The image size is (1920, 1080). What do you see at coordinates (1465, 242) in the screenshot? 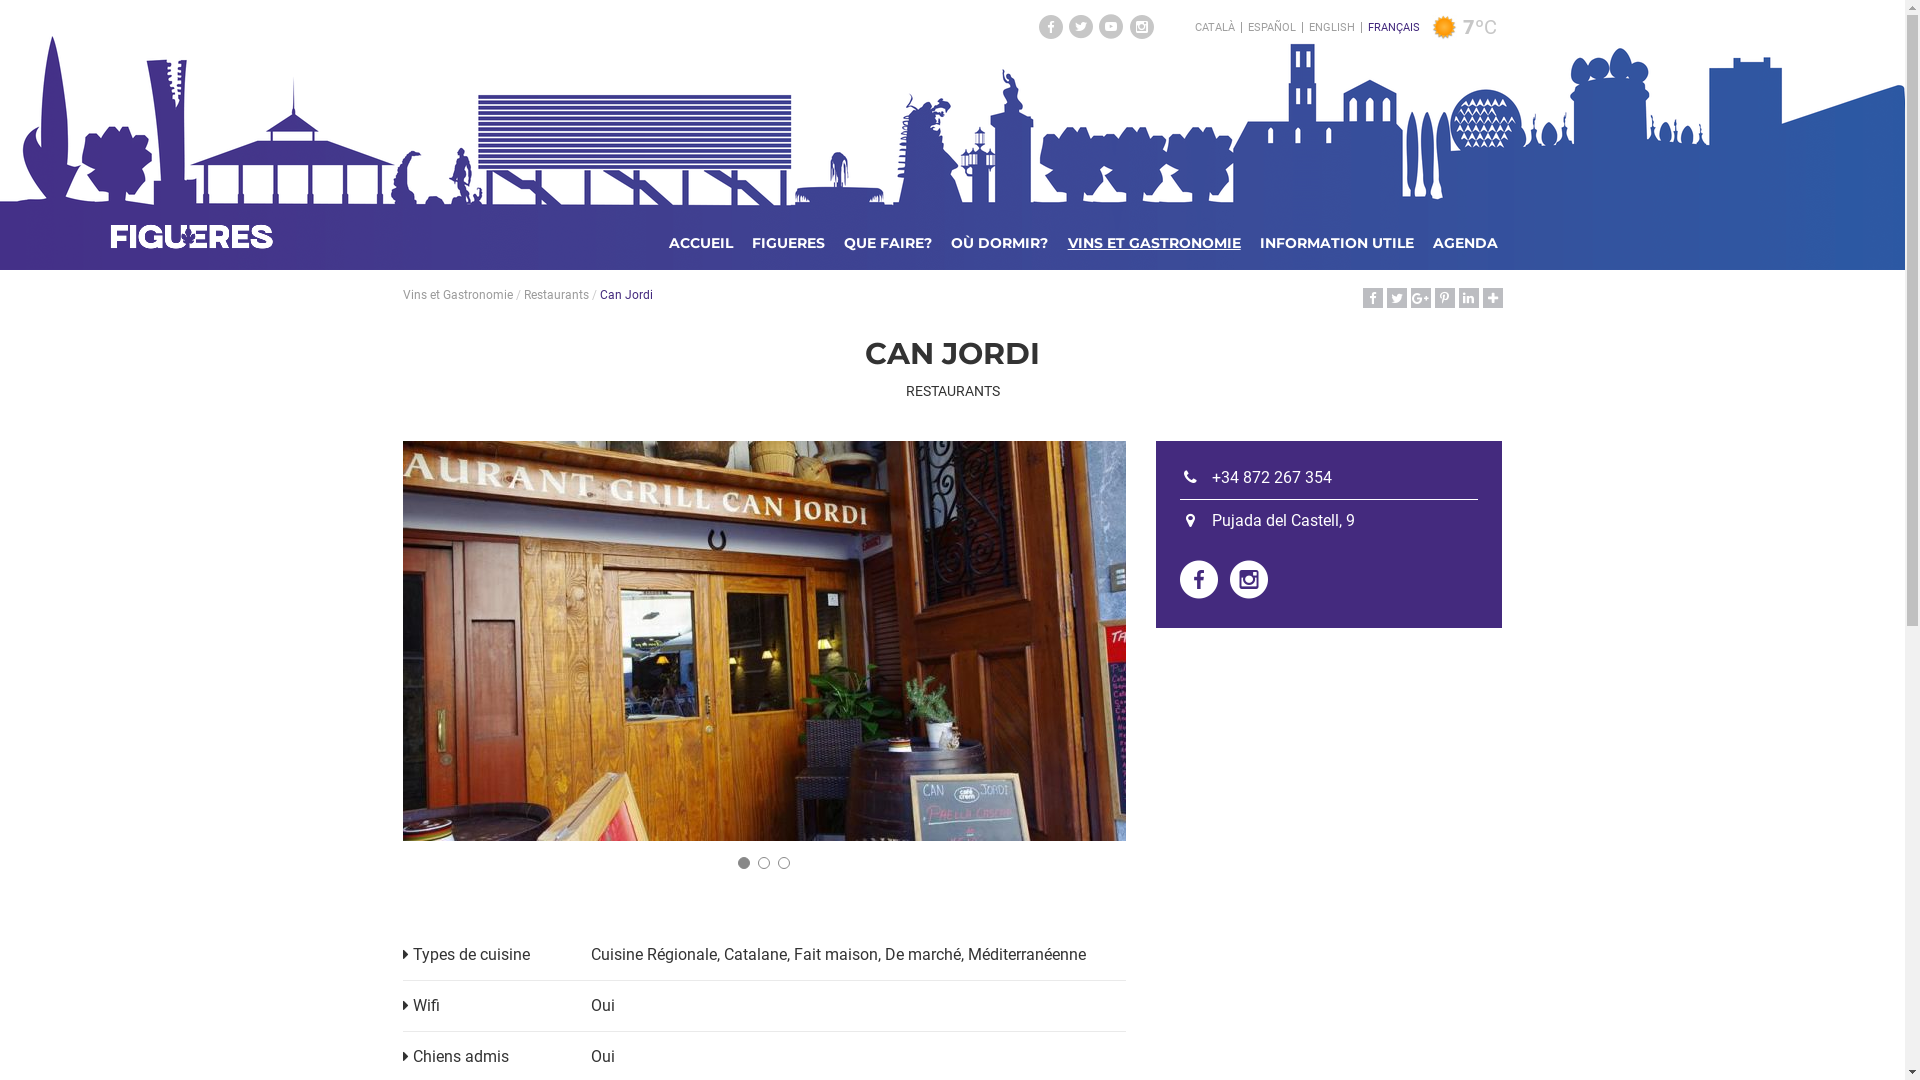
I see `'AGENDA'` at bounding box center [1465, 242].